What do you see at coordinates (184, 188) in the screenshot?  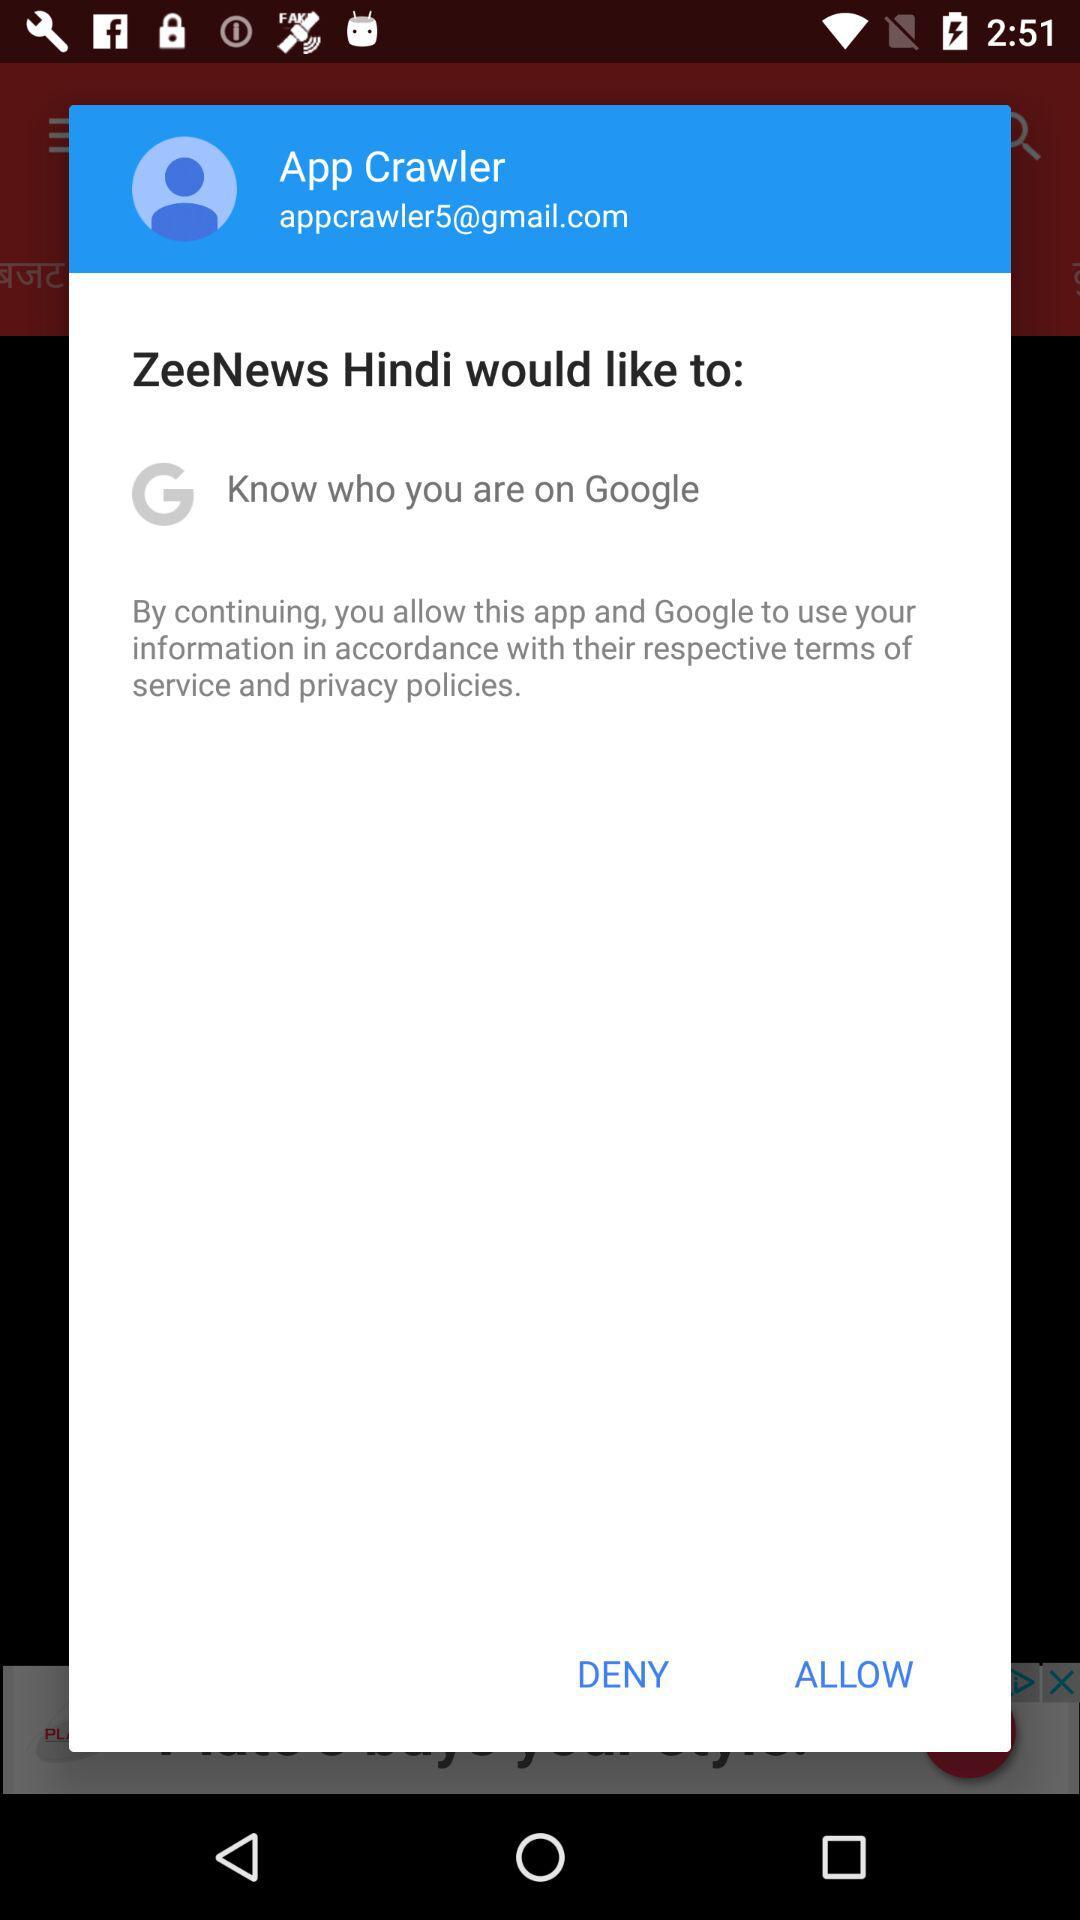 I see `the item to the left of app crawler app` at bounding box center [184, 188].